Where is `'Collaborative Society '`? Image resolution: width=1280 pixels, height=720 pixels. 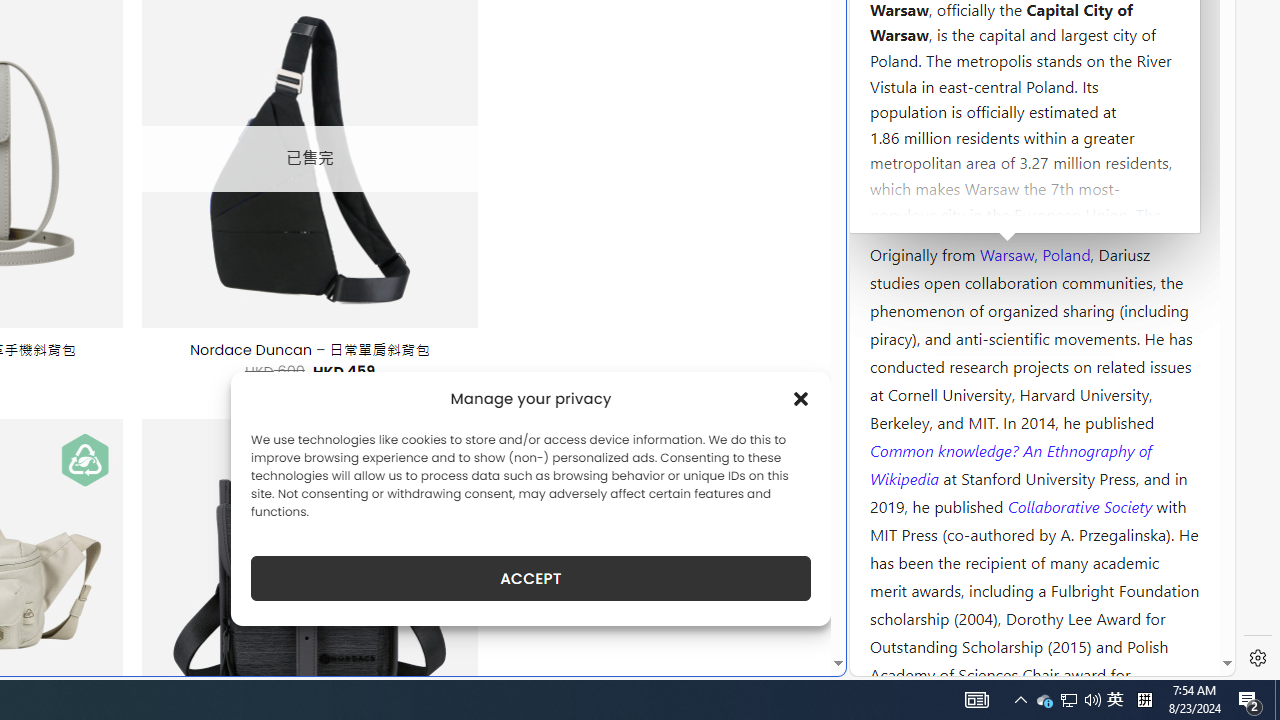 'Collaborative Society ' is located at coordinates (1081, 504).